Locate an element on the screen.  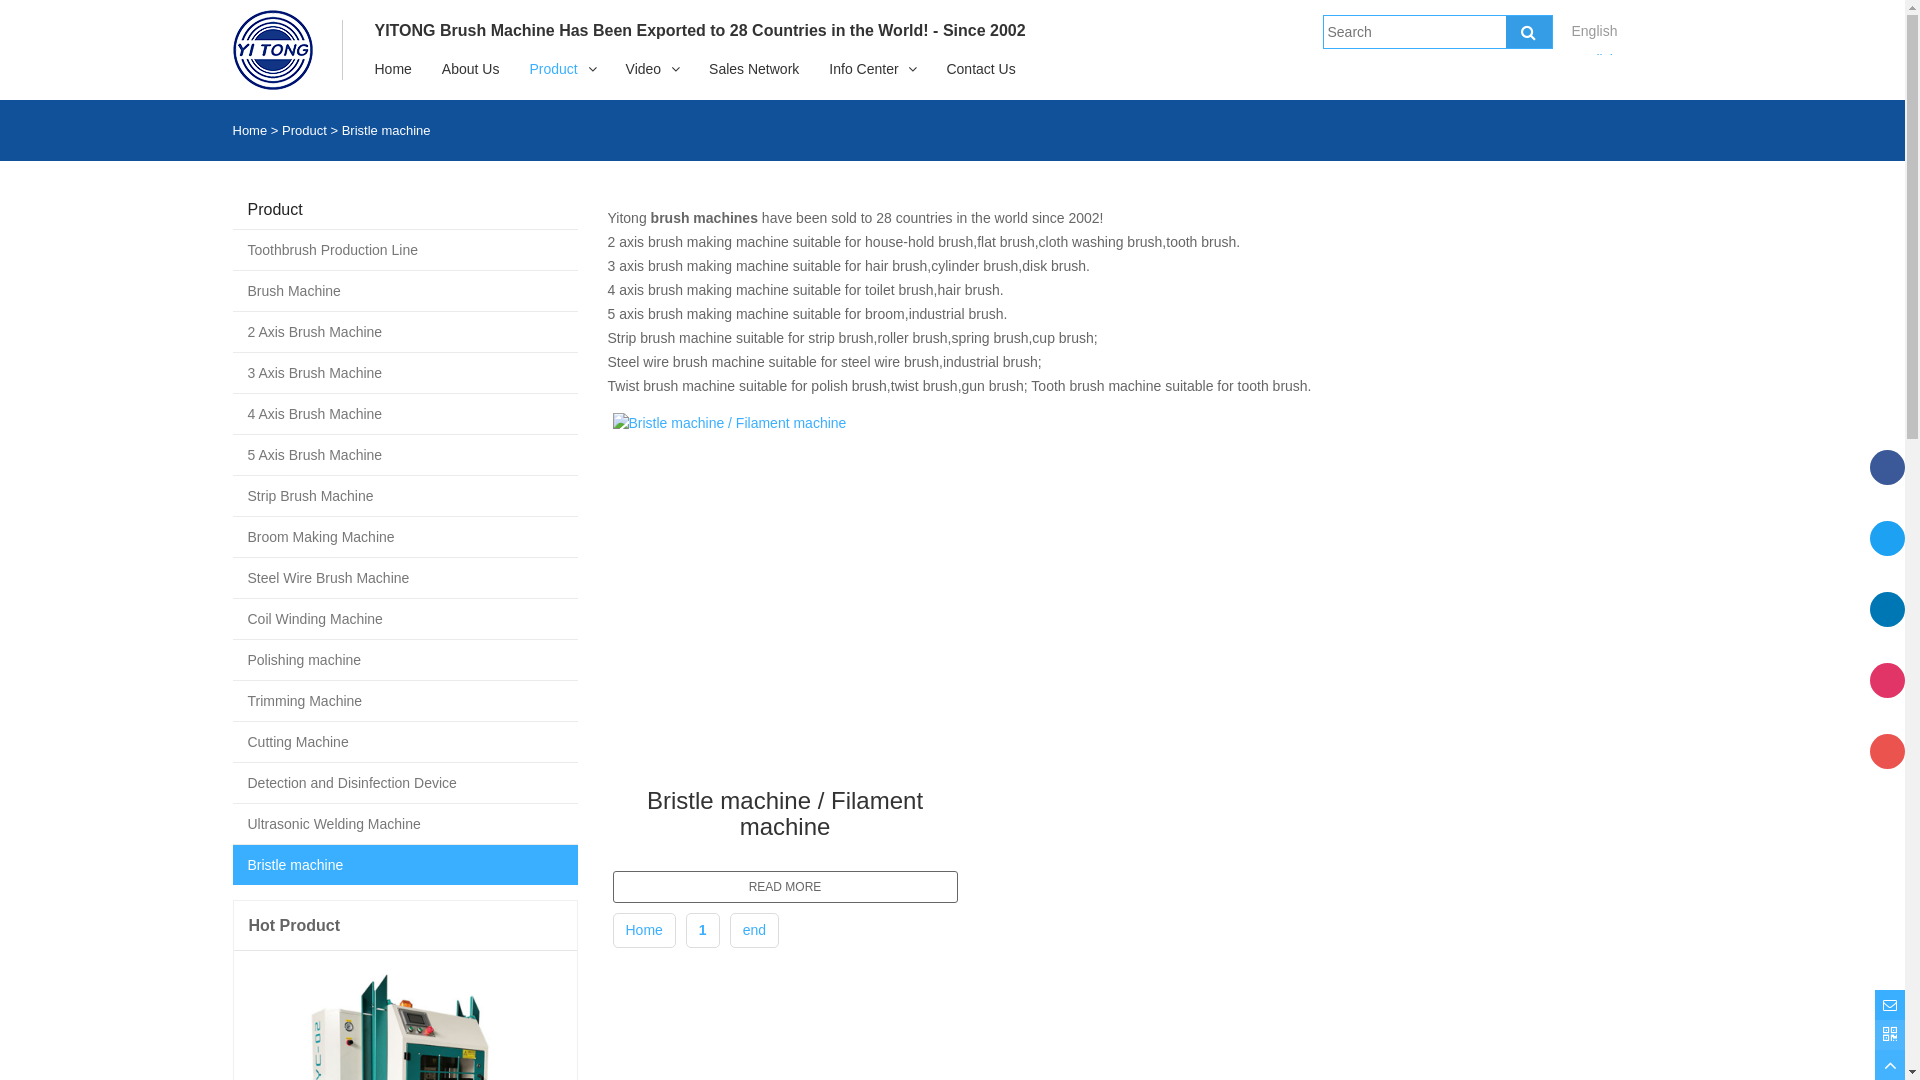
'Trimming Machine' is located at coordinates (231, 700).